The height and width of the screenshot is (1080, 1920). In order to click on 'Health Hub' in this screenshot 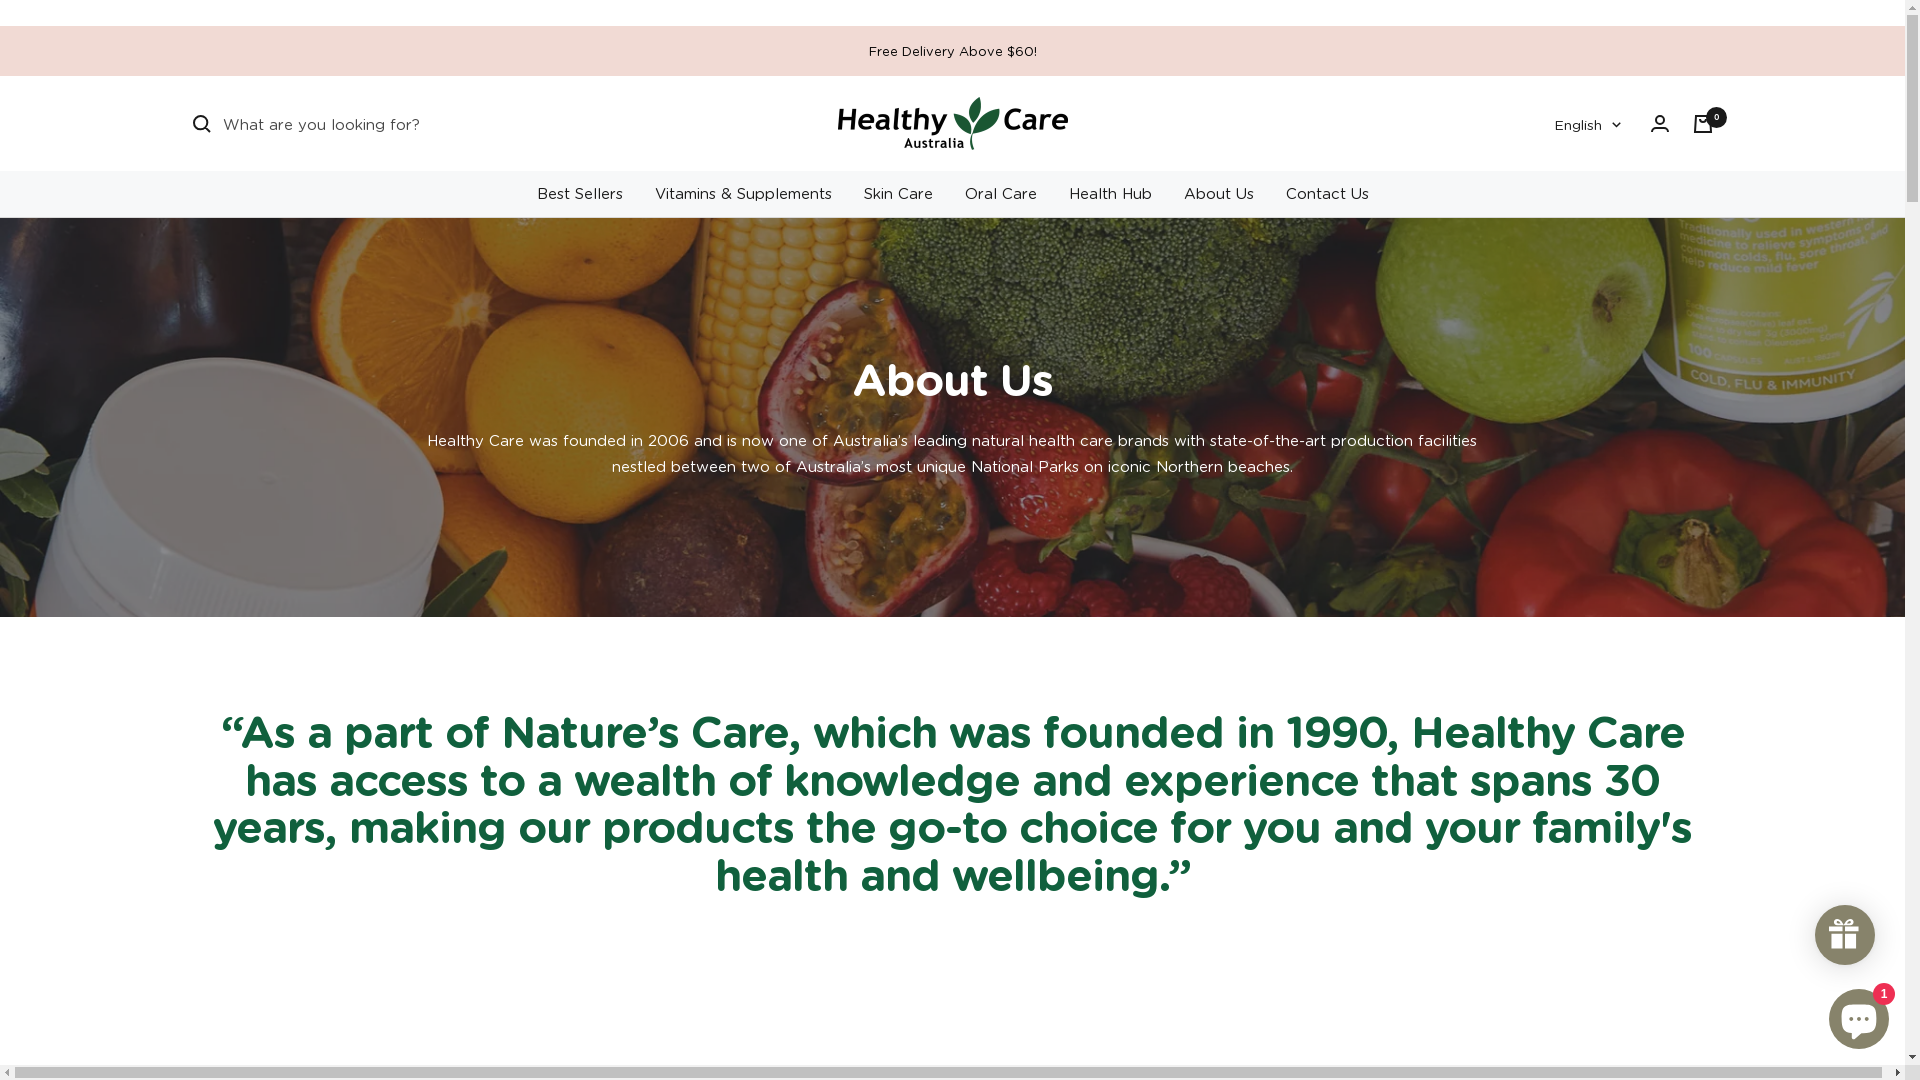, I will do `click(1067, 192)`.